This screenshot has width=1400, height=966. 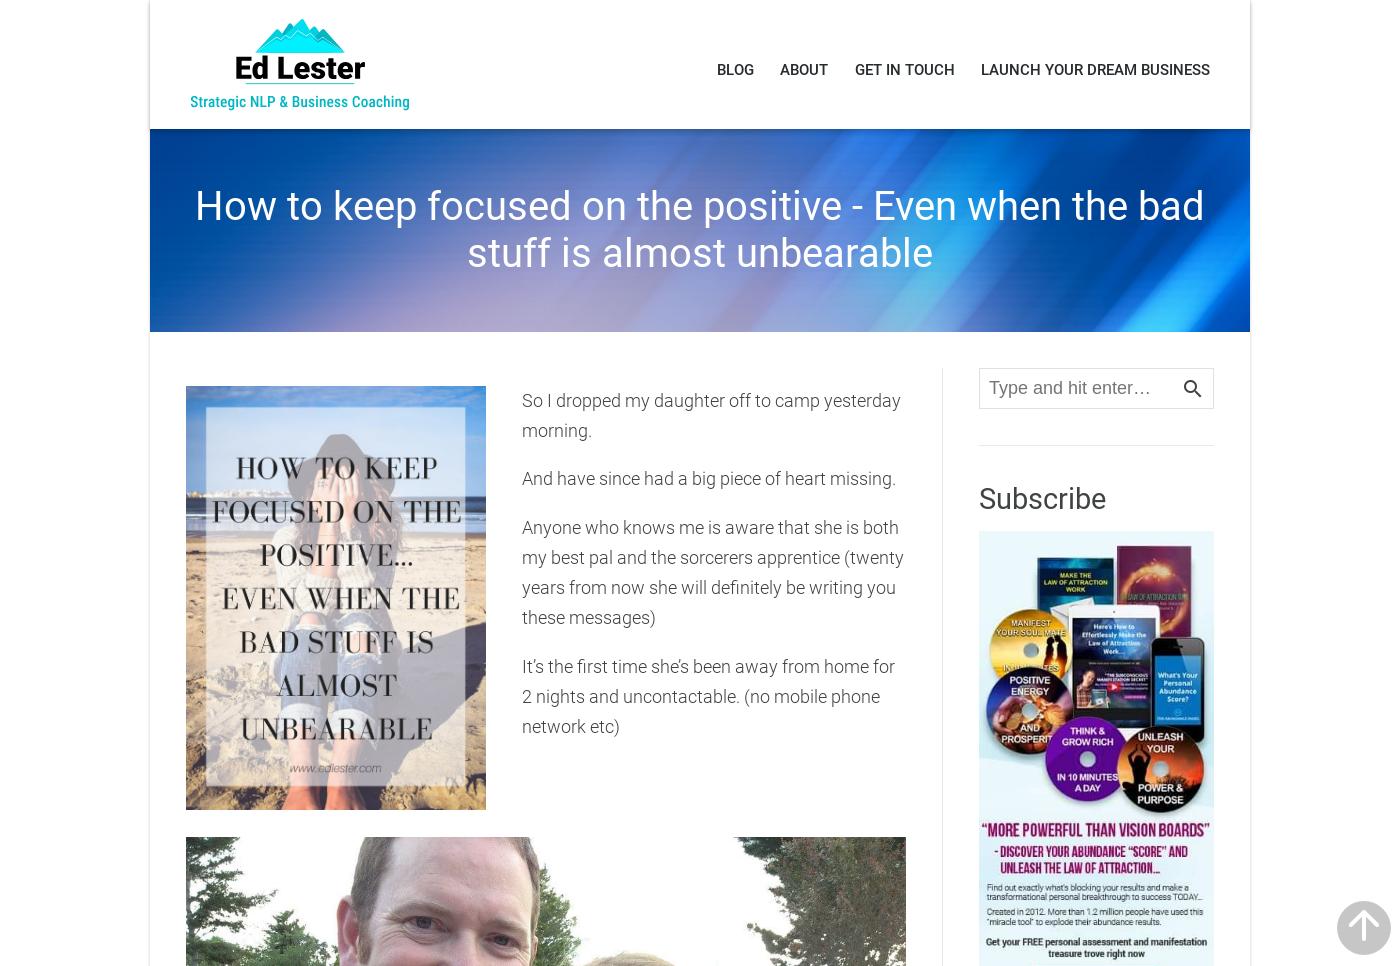 I want to click on 'So I dropped my daughter off to camp yesterday morning.', so click(x=711, y=414).